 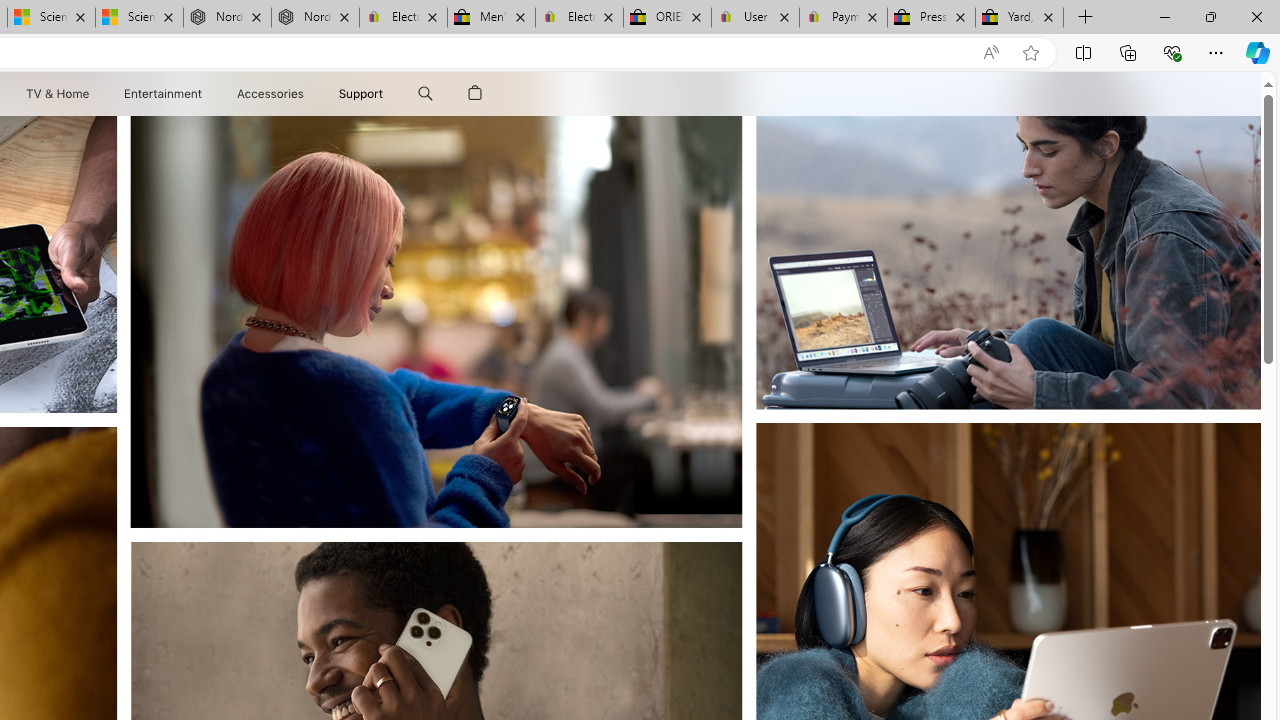 I want to click on 'Support menu', so click(x=387, y=93).